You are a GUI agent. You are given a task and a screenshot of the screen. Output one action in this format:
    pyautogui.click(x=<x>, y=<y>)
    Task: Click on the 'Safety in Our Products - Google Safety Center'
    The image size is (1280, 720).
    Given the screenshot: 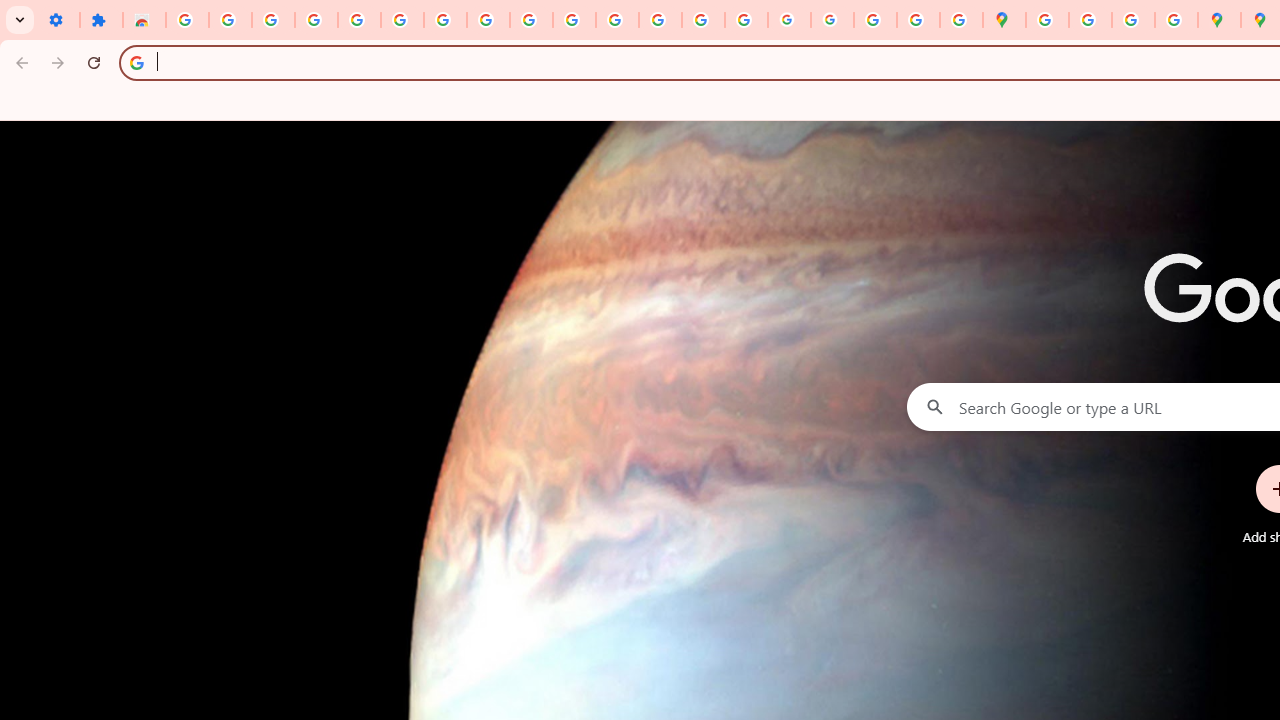 What is the action you would take?
    pyautogui.click(x=1176, y=20)
    